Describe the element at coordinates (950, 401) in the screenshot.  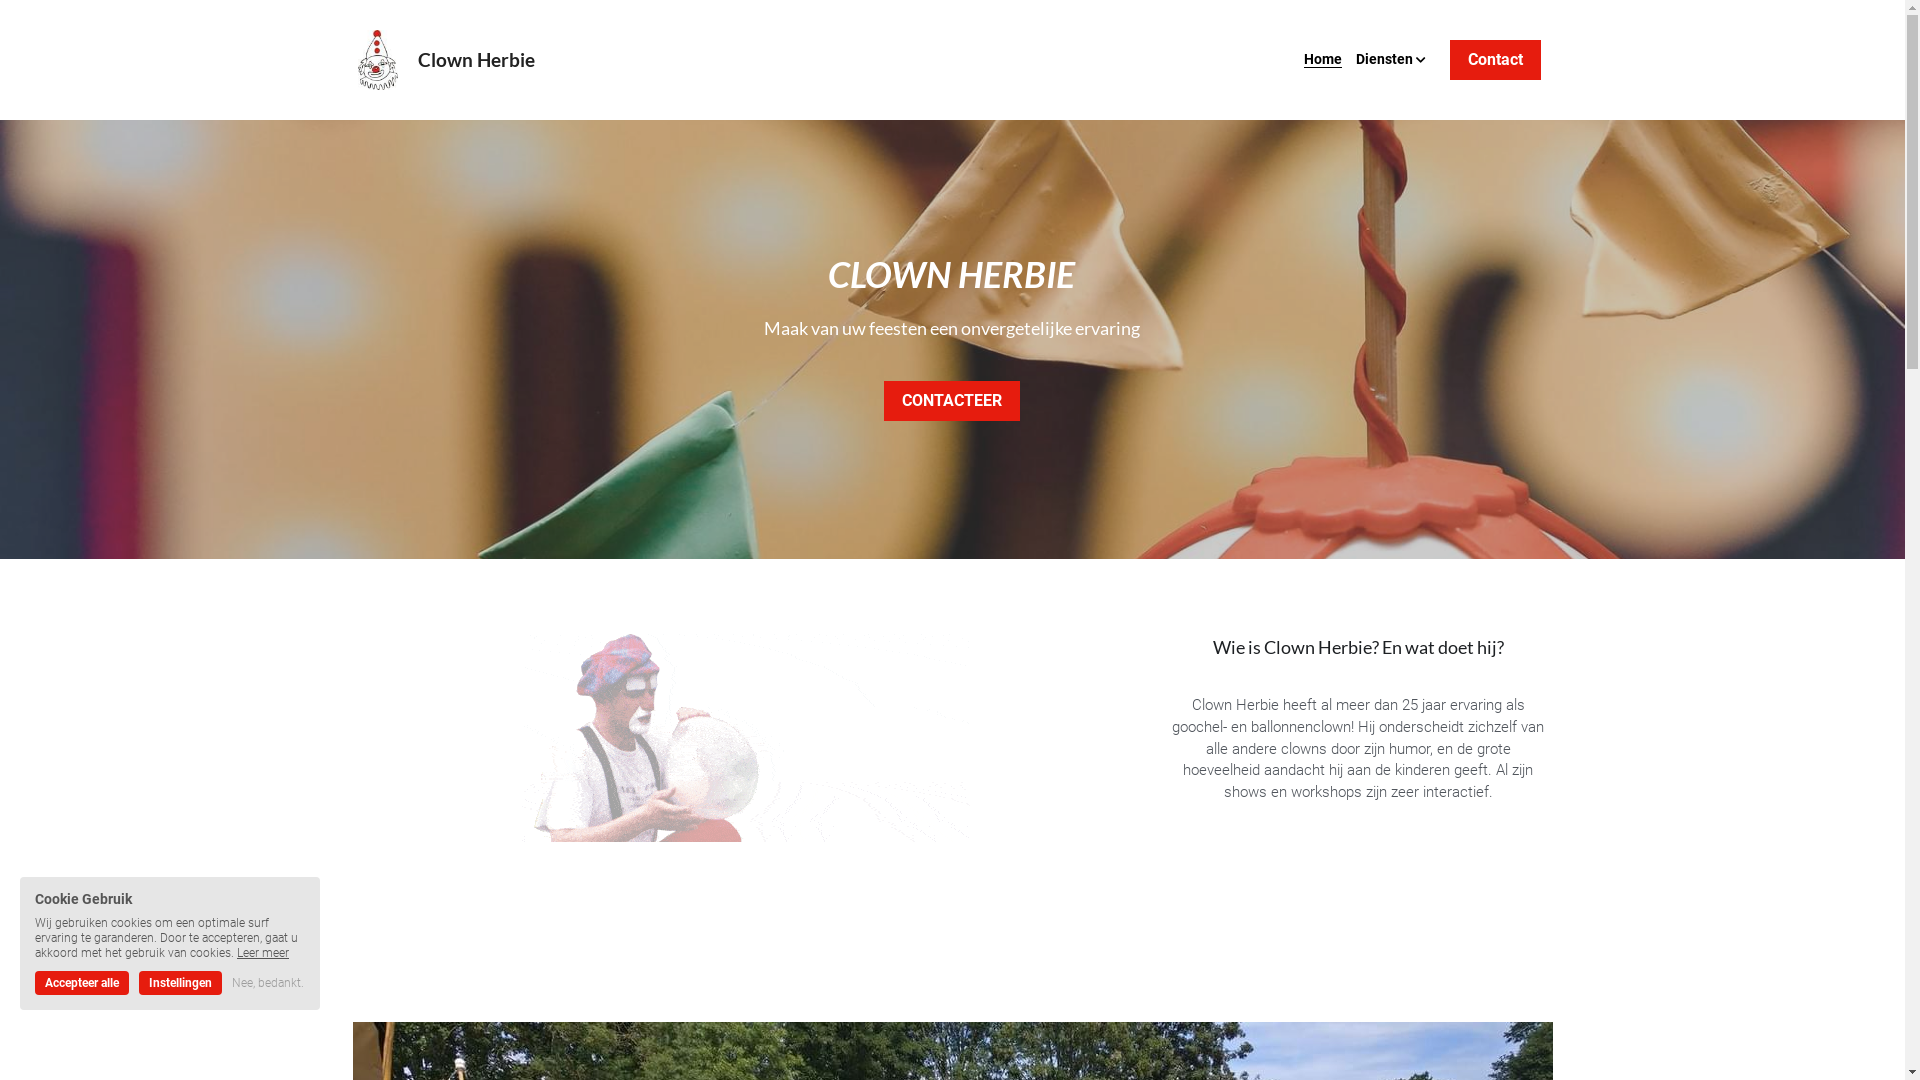
I see `'CONTACTEER'` at that location.